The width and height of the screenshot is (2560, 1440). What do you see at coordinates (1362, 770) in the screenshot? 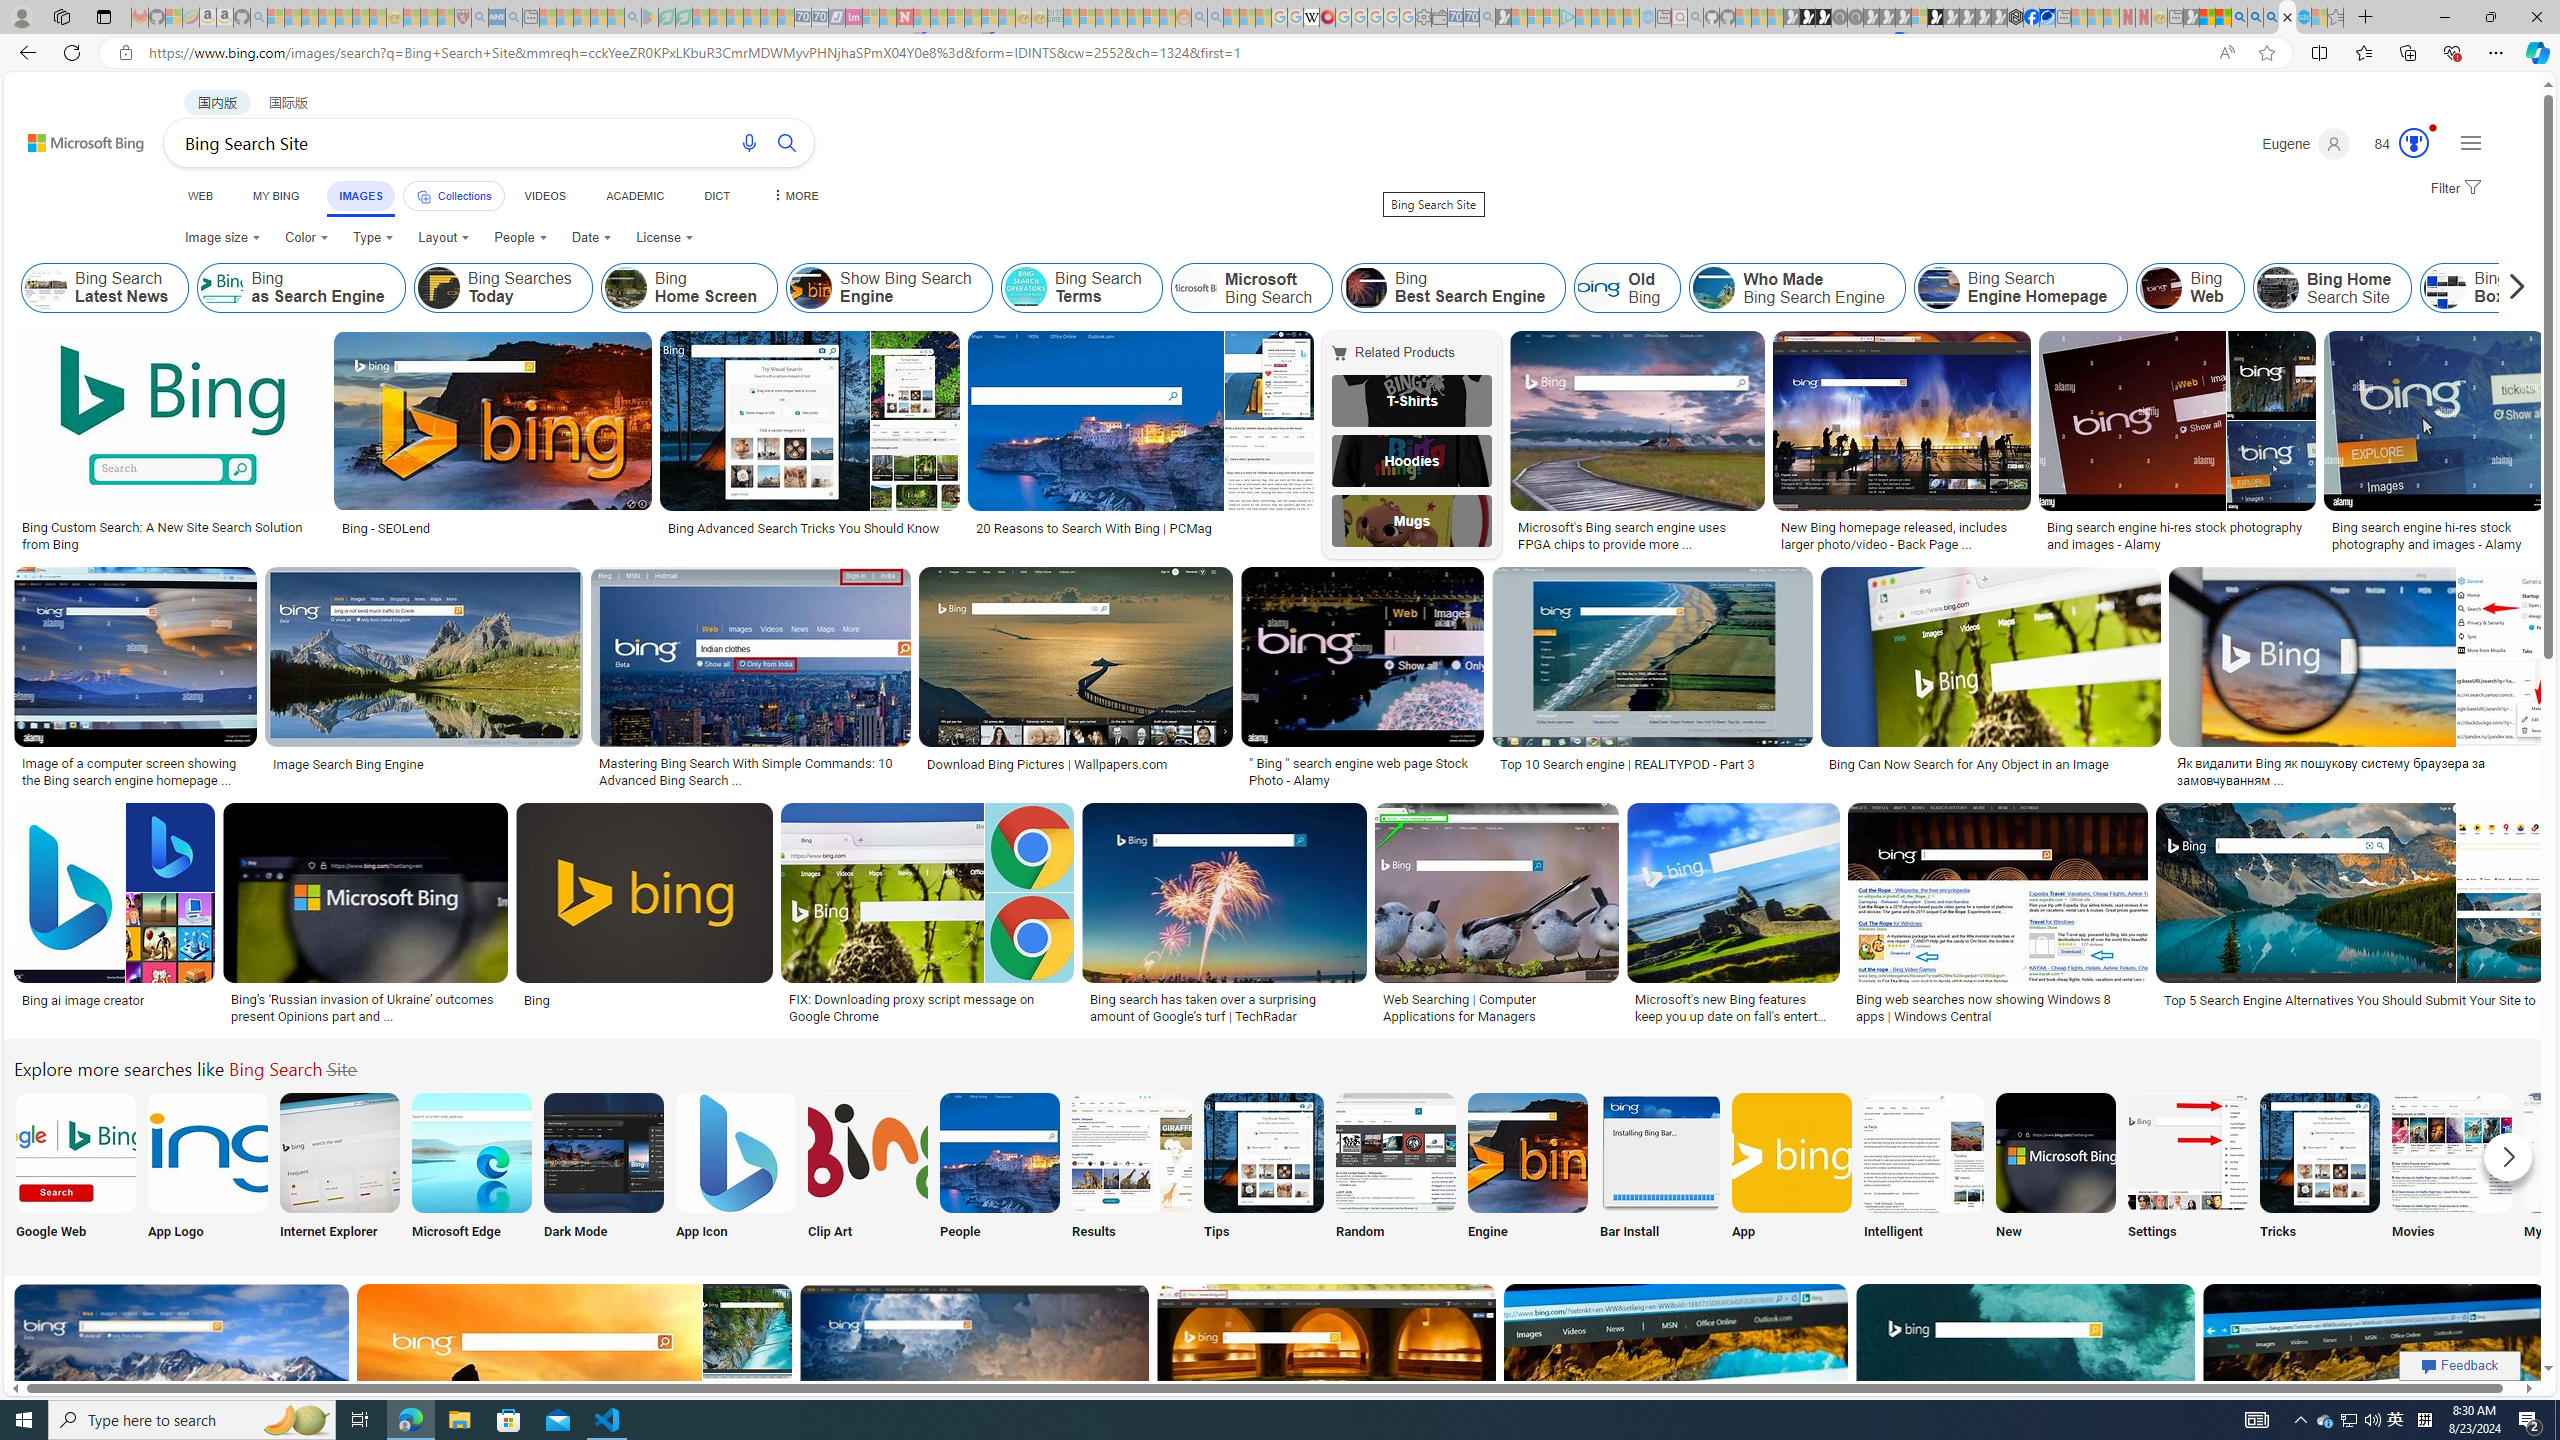
I see `'" Bing " search engine web page Stock Photo - Alamy'` at bounding box center [1362, 770].